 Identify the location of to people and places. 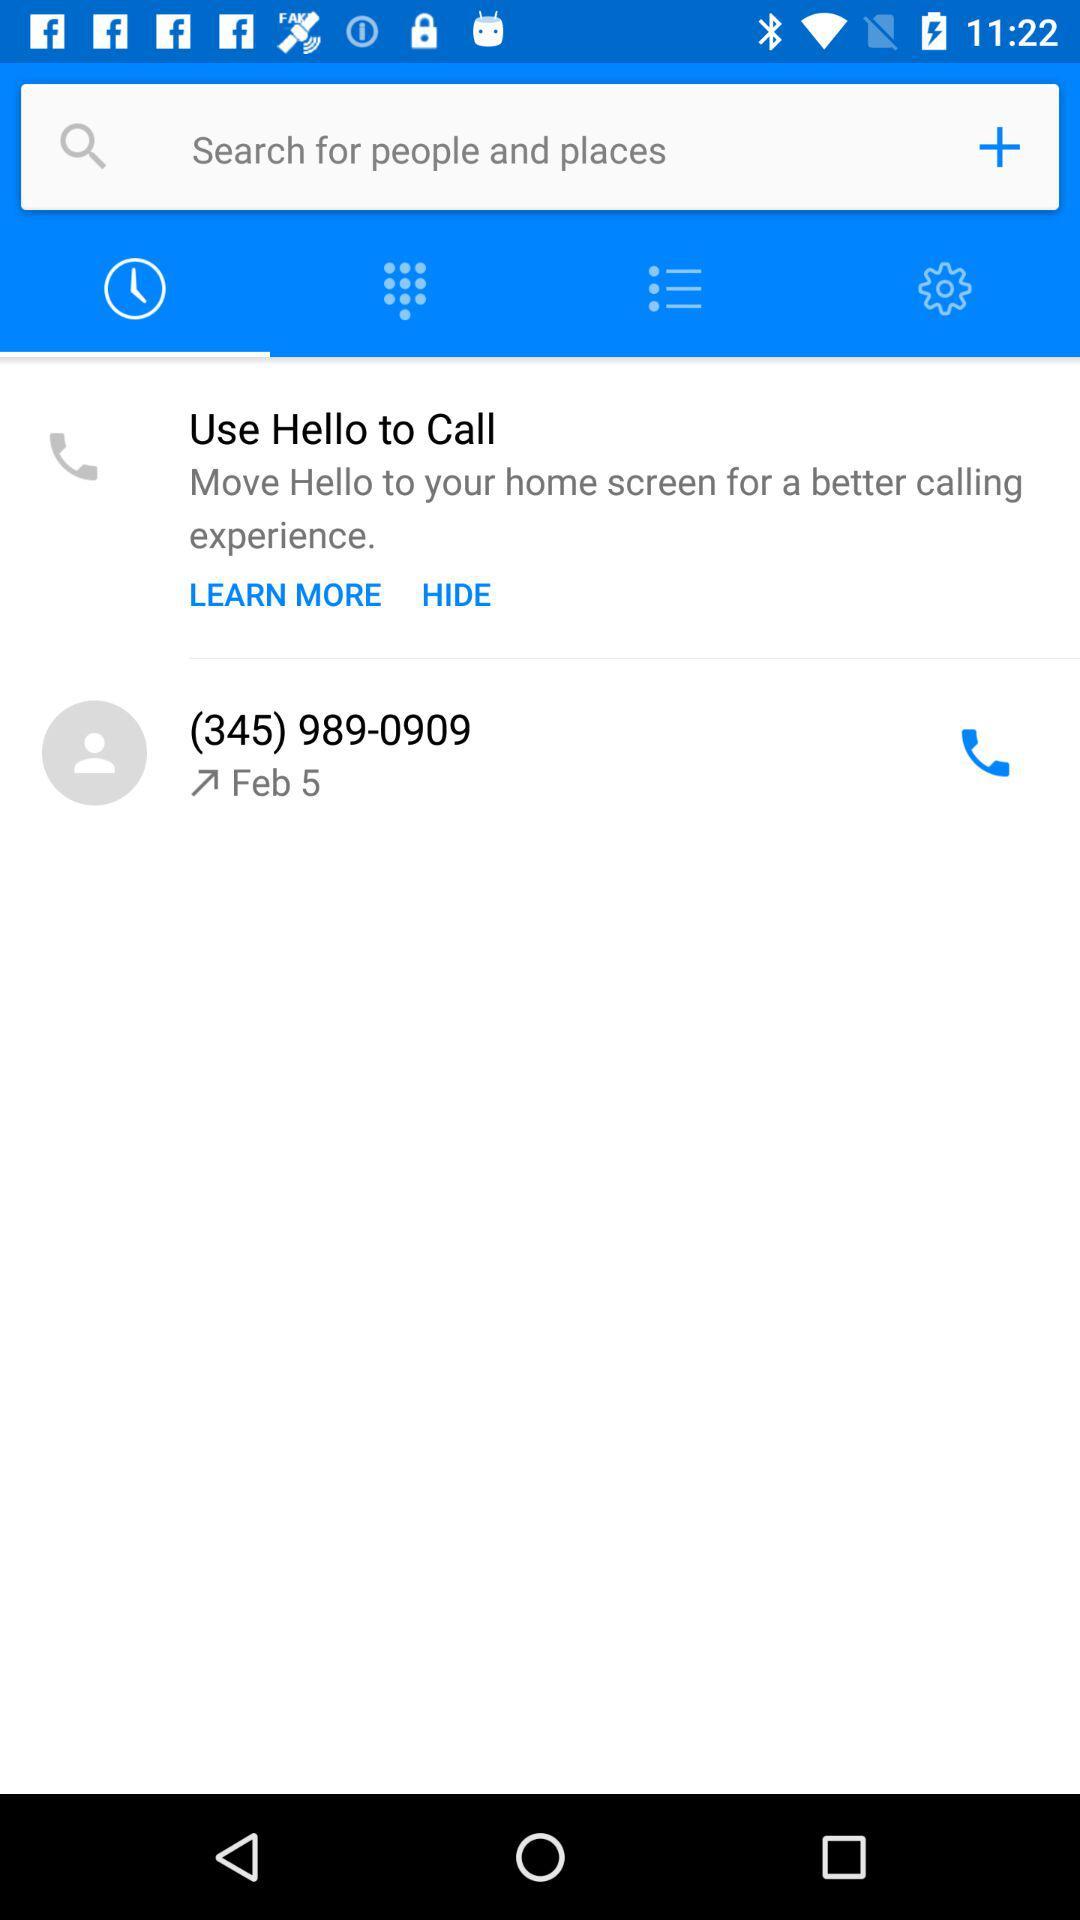
(999, 146).